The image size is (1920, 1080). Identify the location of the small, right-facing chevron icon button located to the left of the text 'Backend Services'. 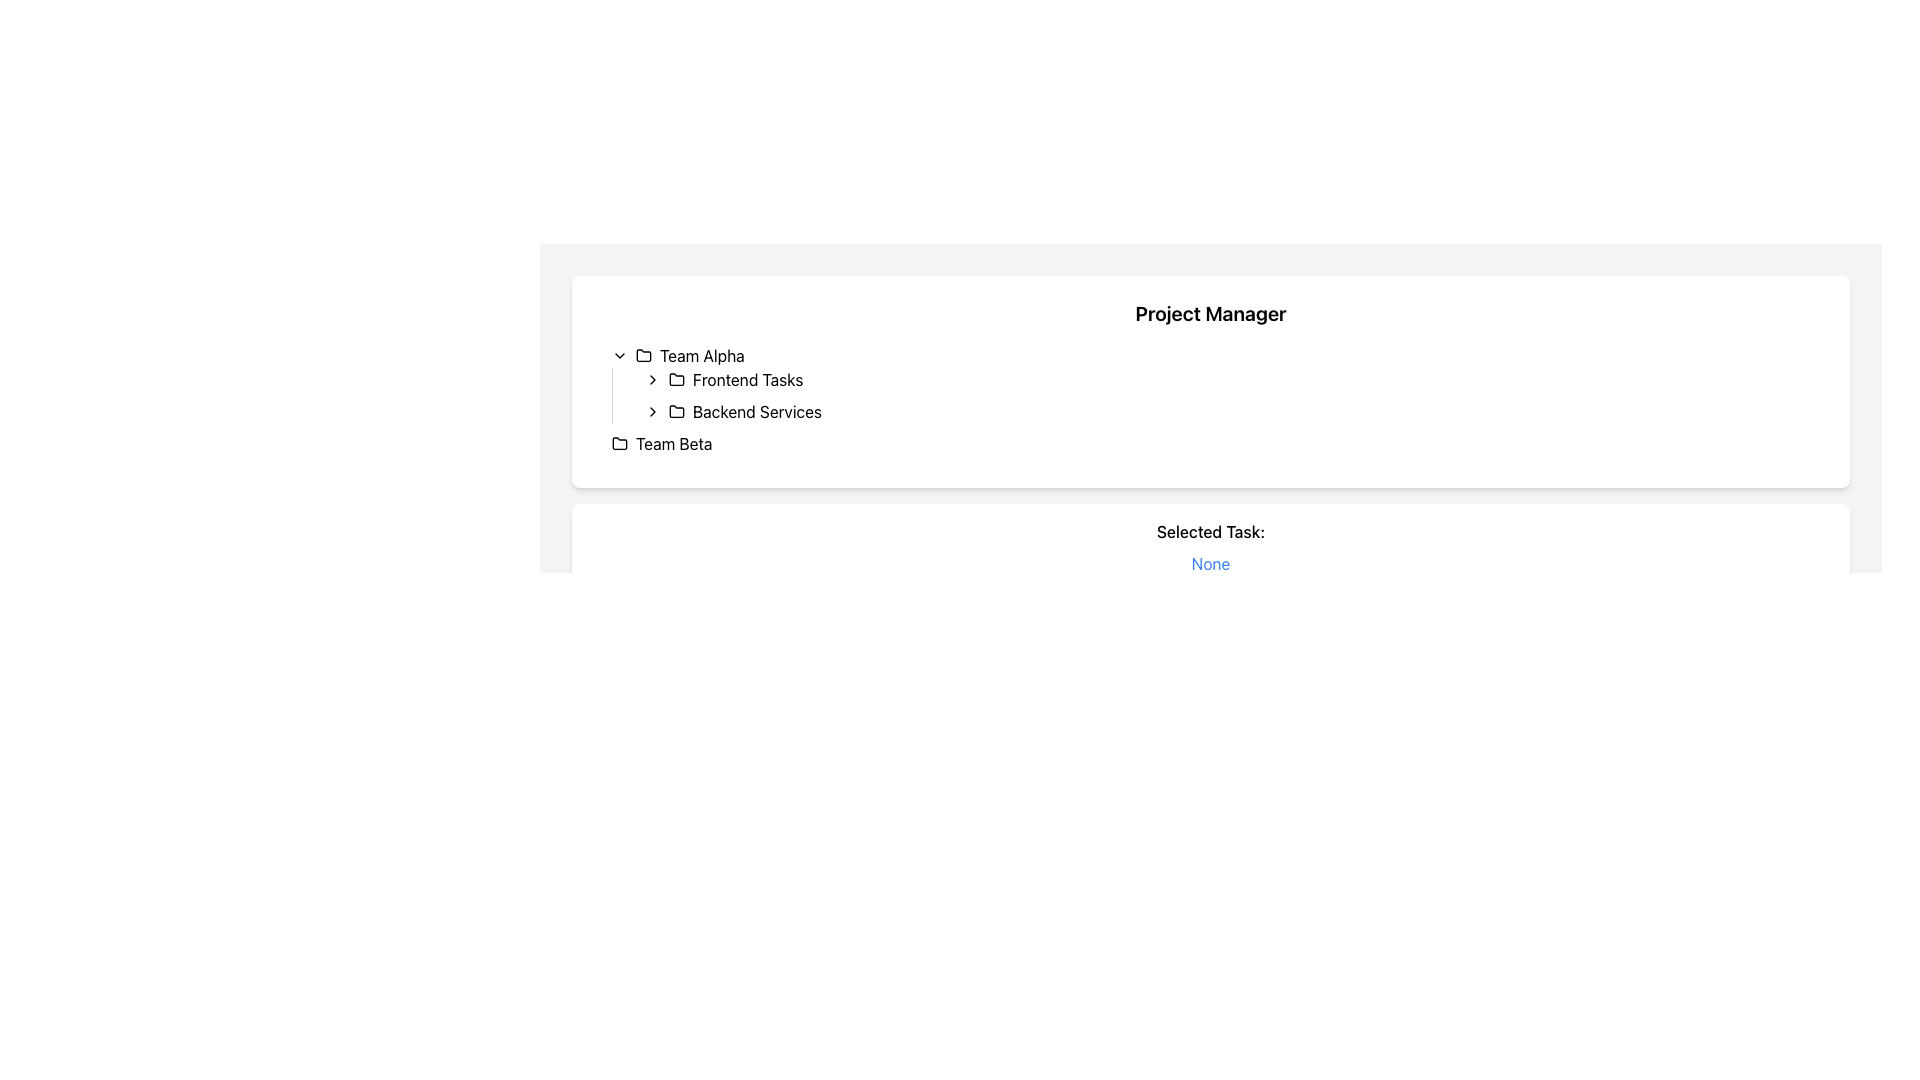
(652, 411).